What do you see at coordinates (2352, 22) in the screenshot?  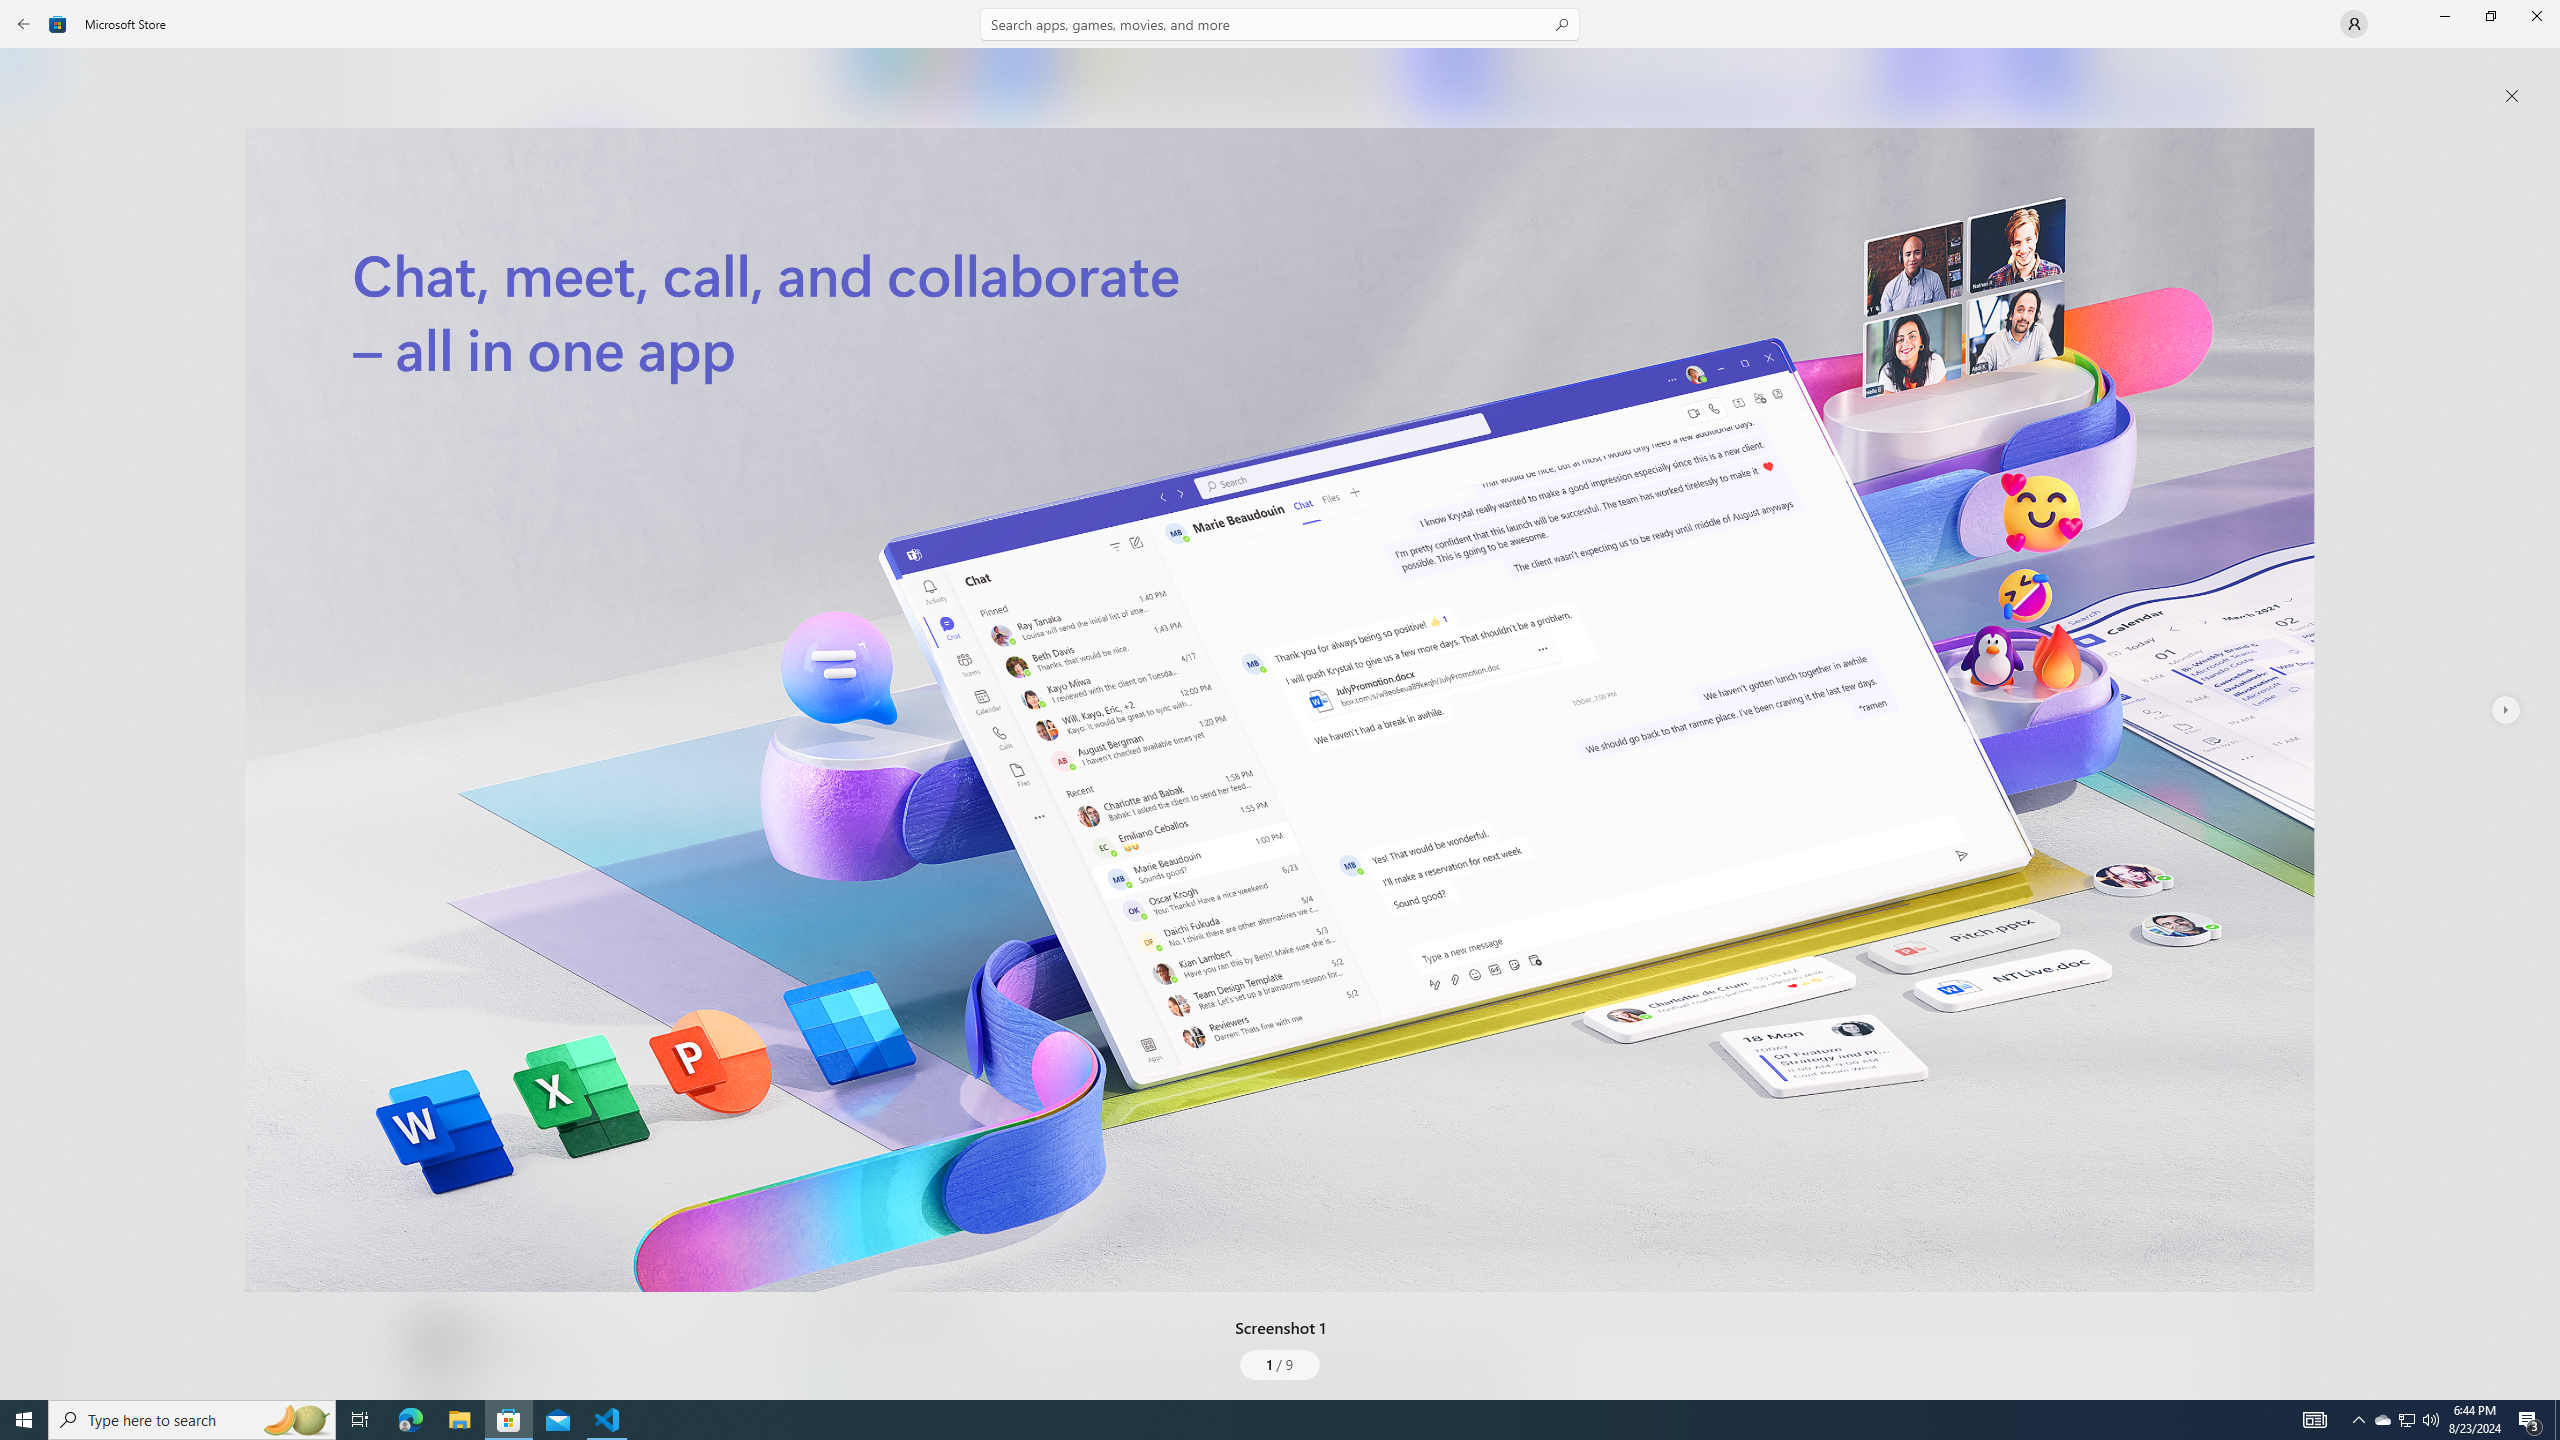 I see `'User profile'` at bounding box center [2352, 22].